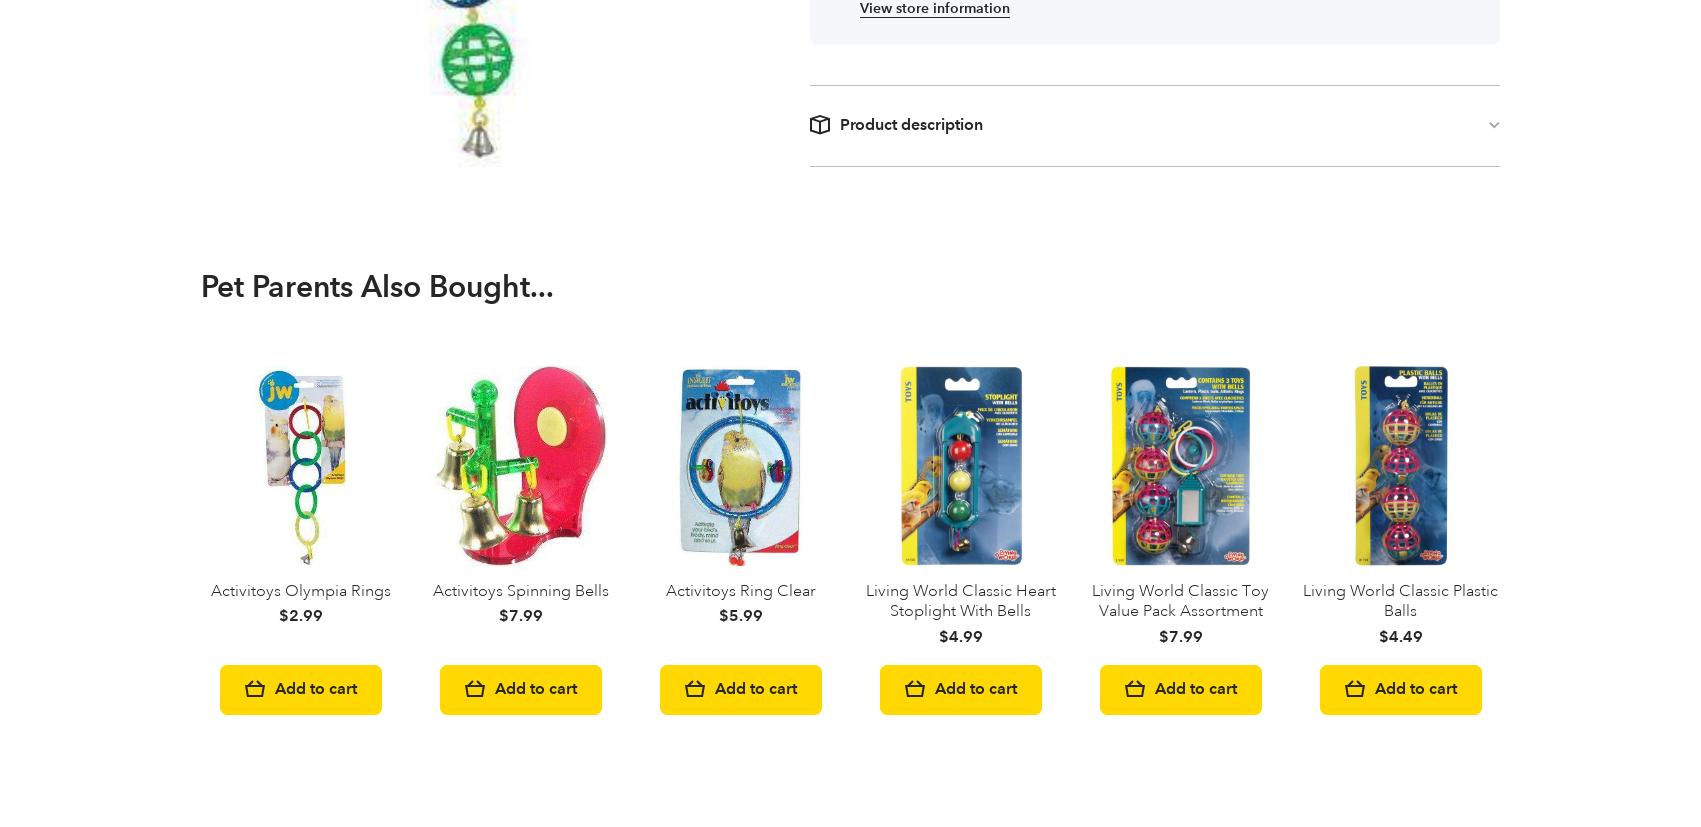 The image size is (1701, 827). Describe the element at coordinates (797, 573) in the screenshot. I see `'Hassle Free Returns'` at that location.